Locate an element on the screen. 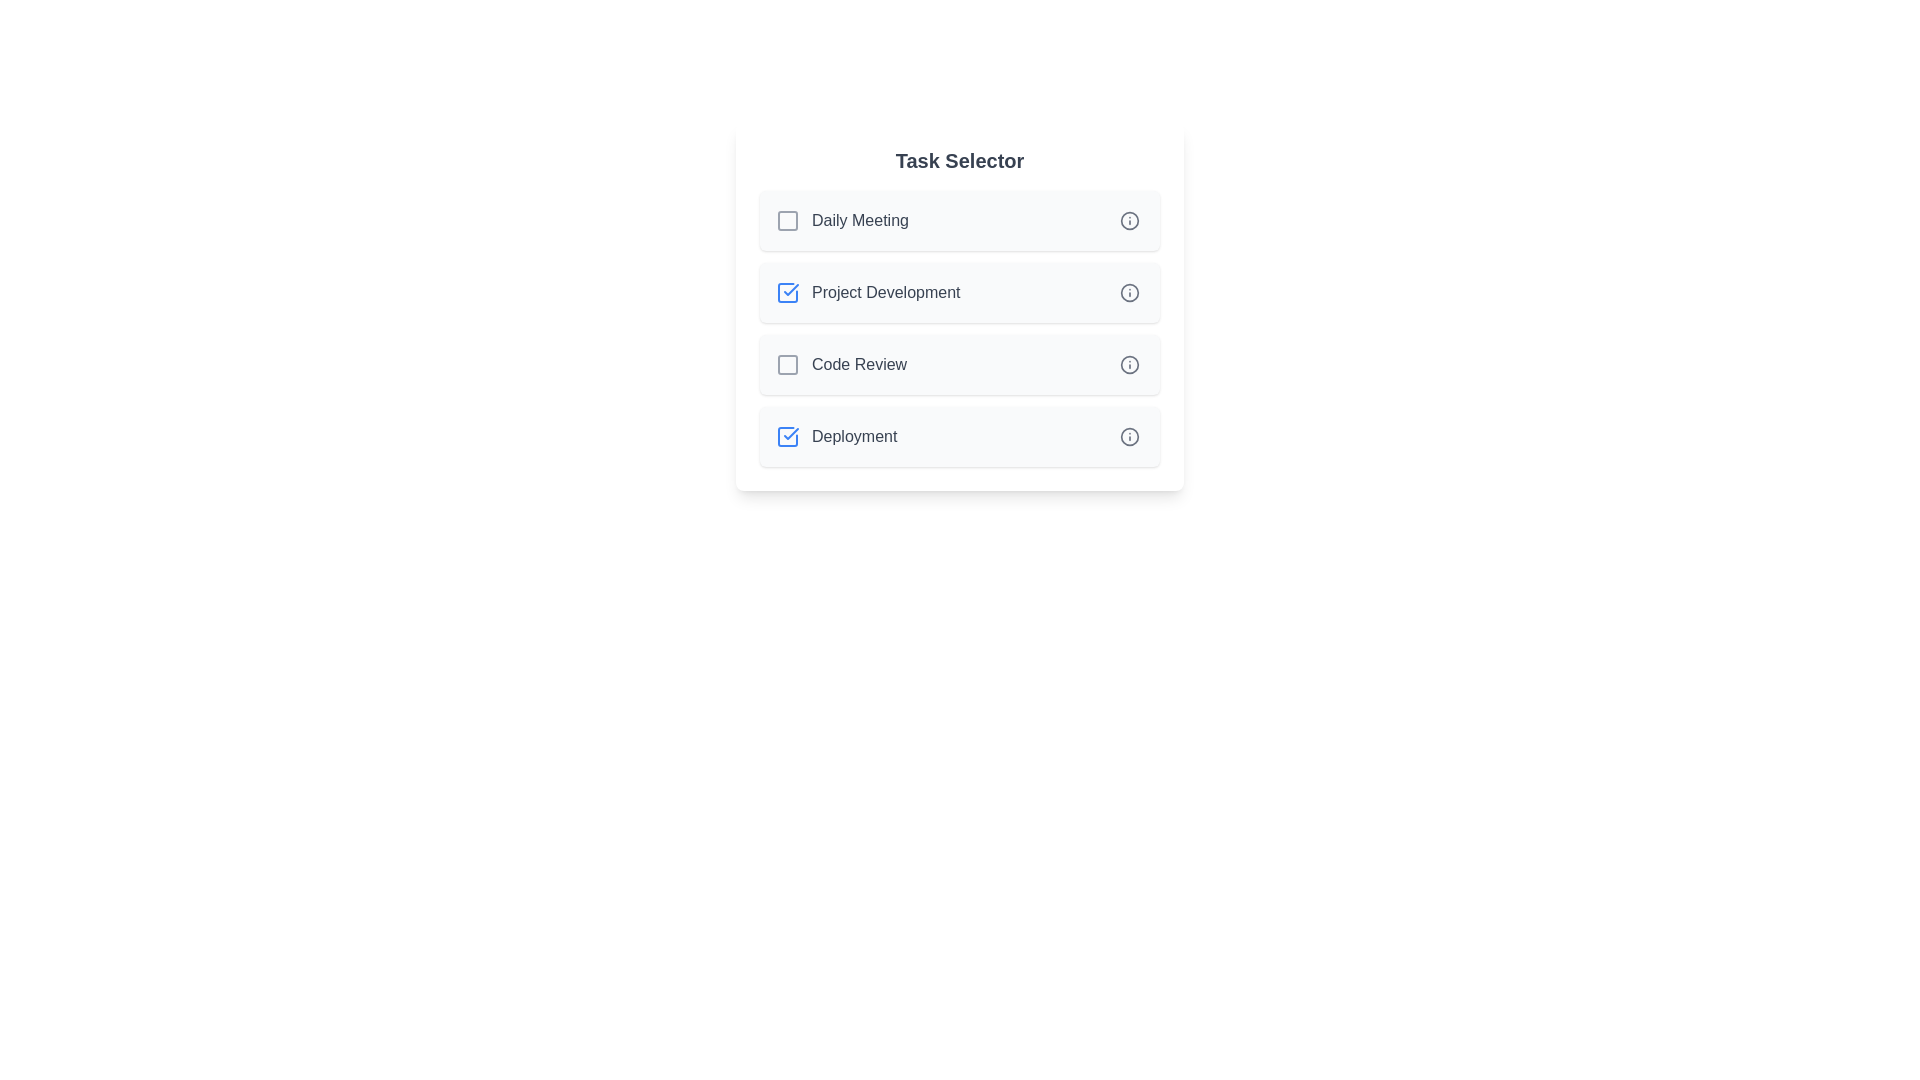  the information icon for Deployment is located at coordinates (1129, 435).